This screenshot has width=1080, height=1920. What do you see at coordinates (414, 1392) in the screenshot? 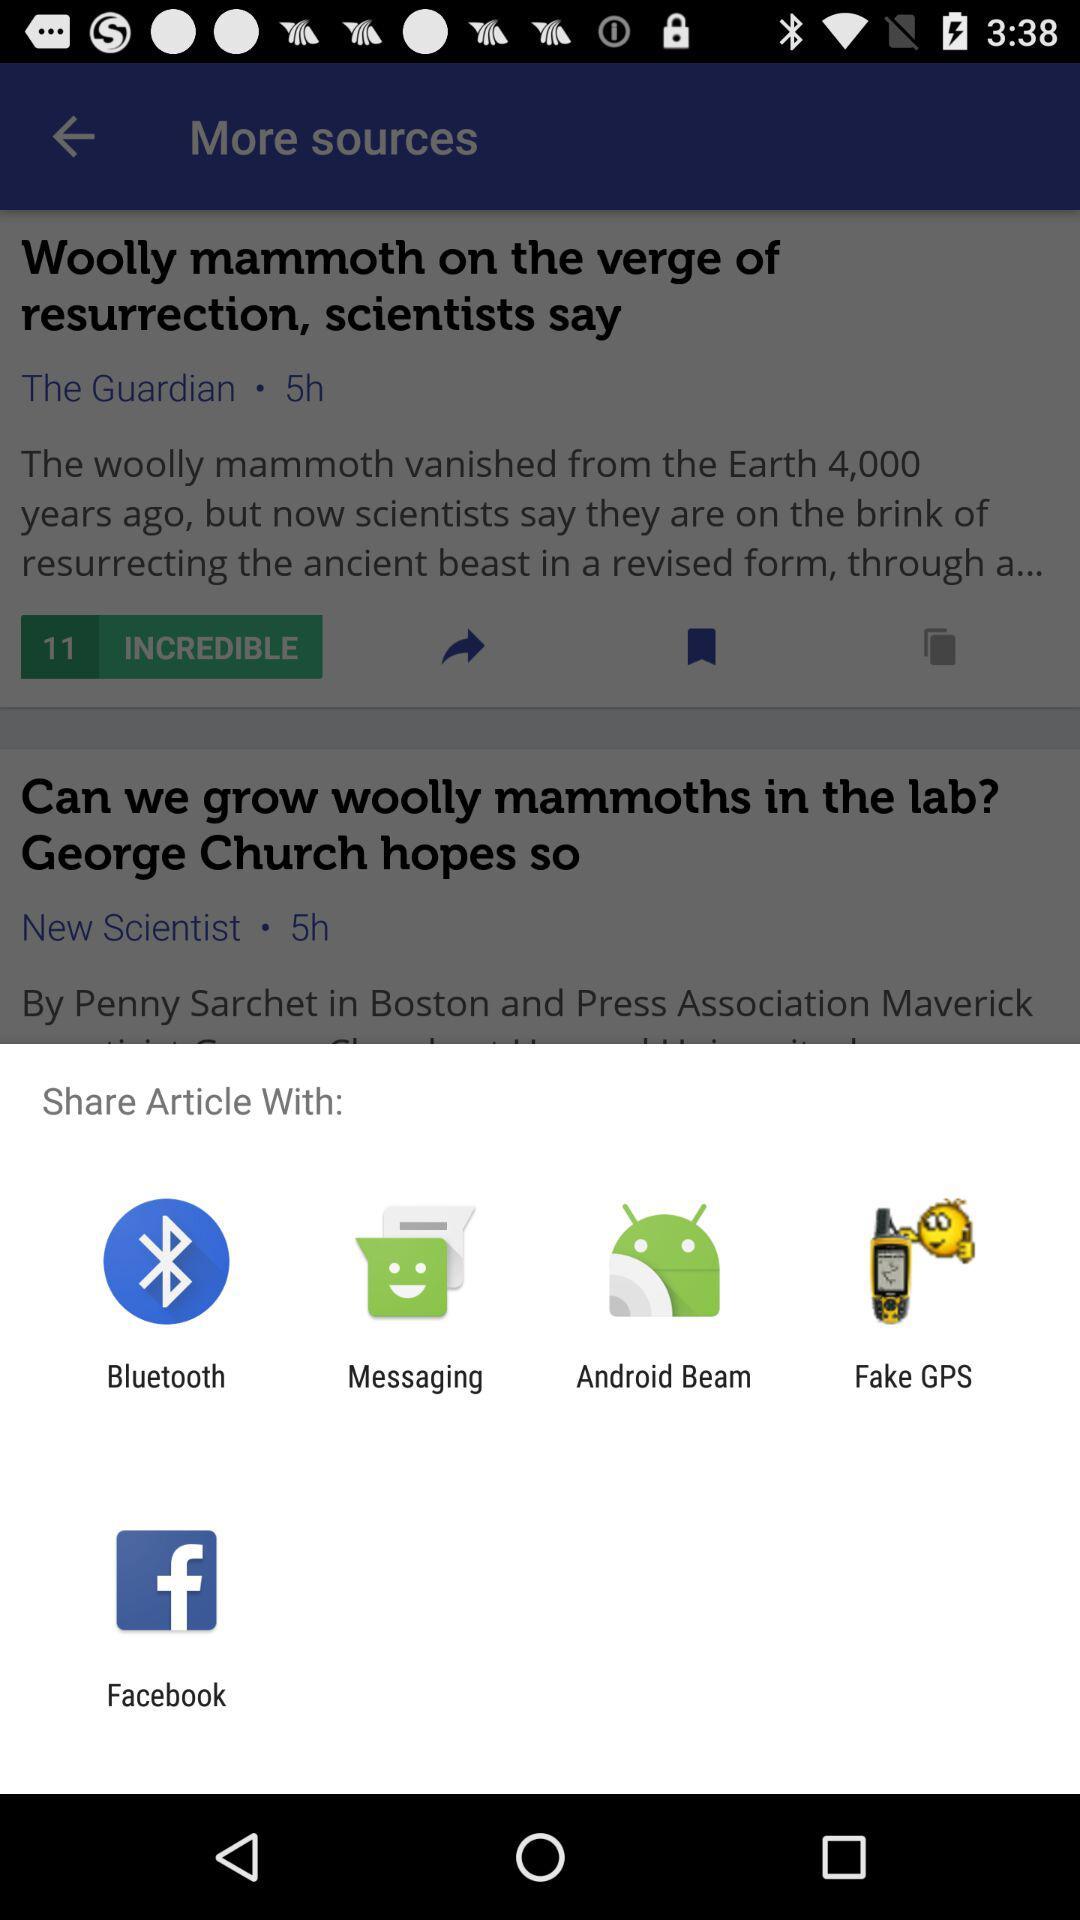
I see `item to the left of the android beam app` at bounding box center [414, 1392].